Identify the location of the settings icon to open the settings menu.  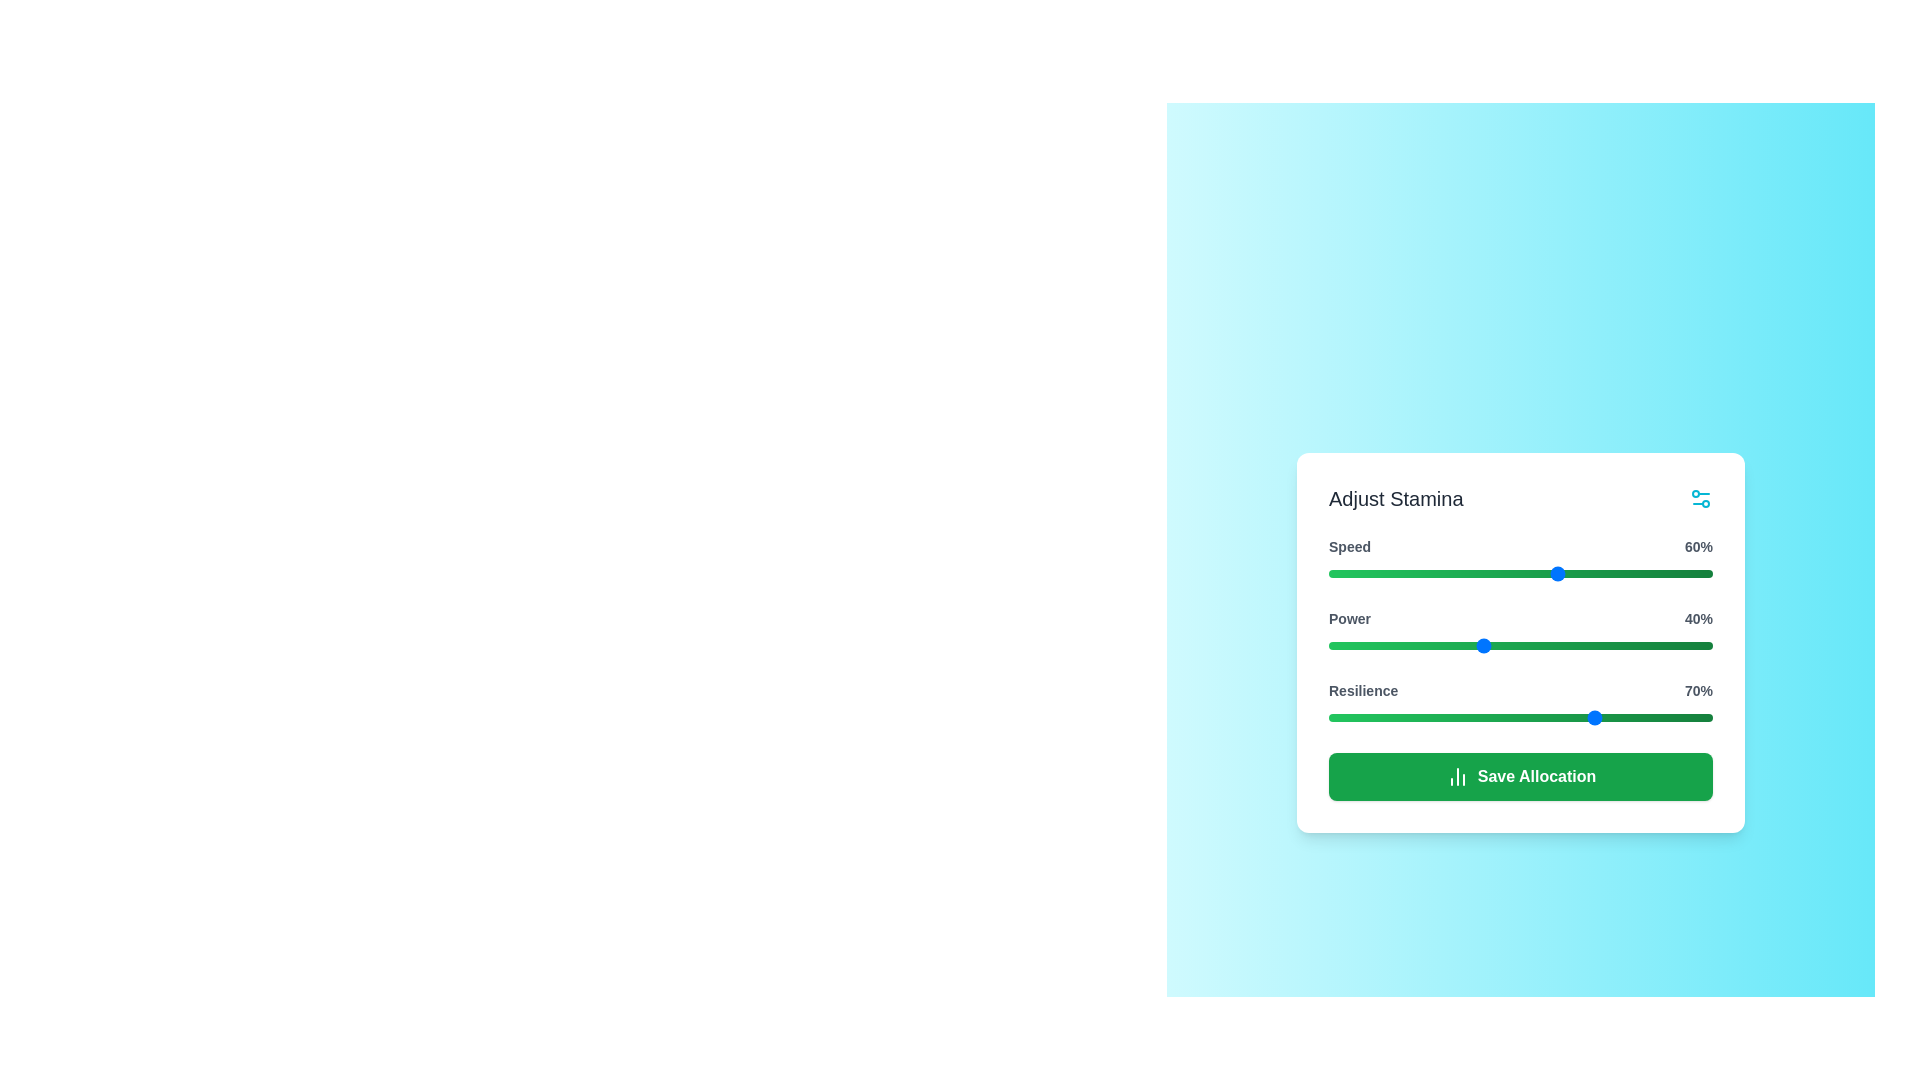
(1699, 497).